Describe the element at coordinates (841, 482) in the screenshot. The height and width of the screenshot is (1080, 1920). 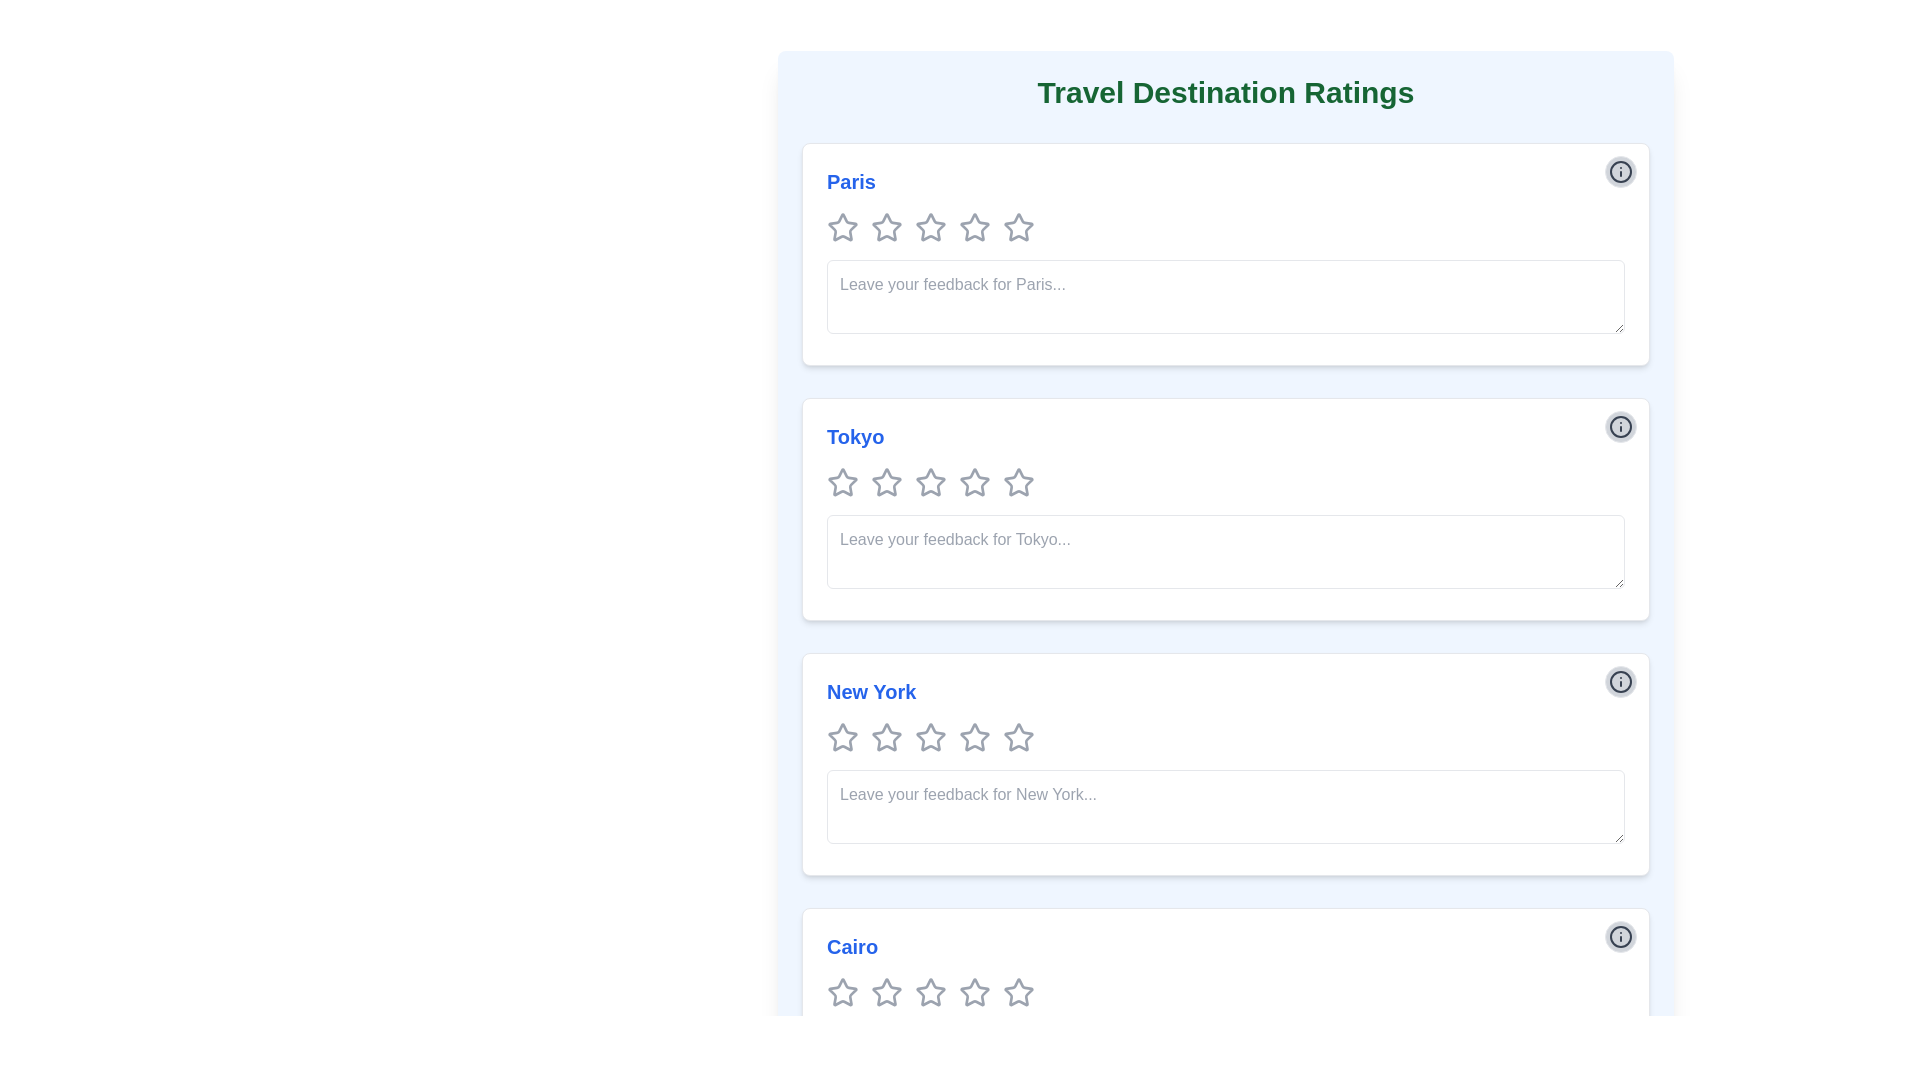
I see `the first star icon` at that location.